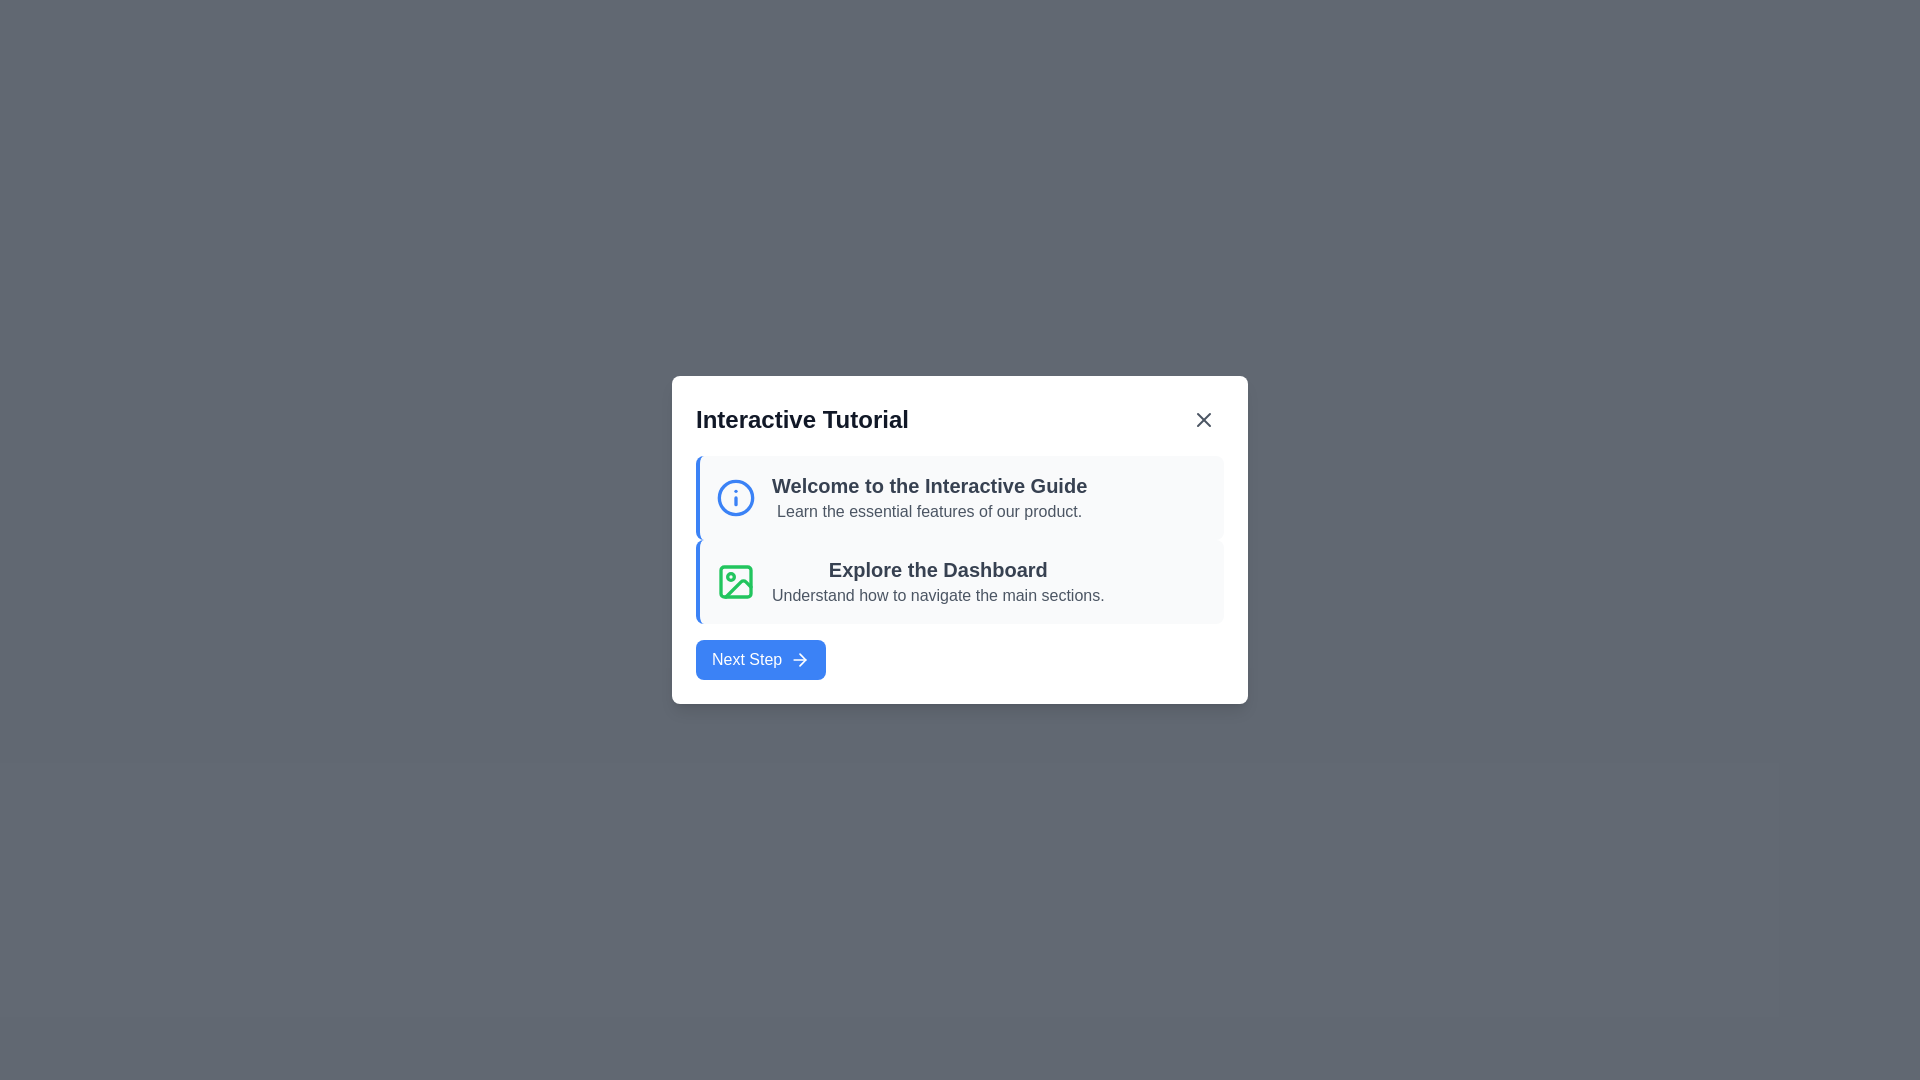  Describe the element at coordinates (960, 419) in the screenshot. I see `the title bar of the modal labeled 'Interactive Tutorial', which is located at the top of the modal interface` at that location.